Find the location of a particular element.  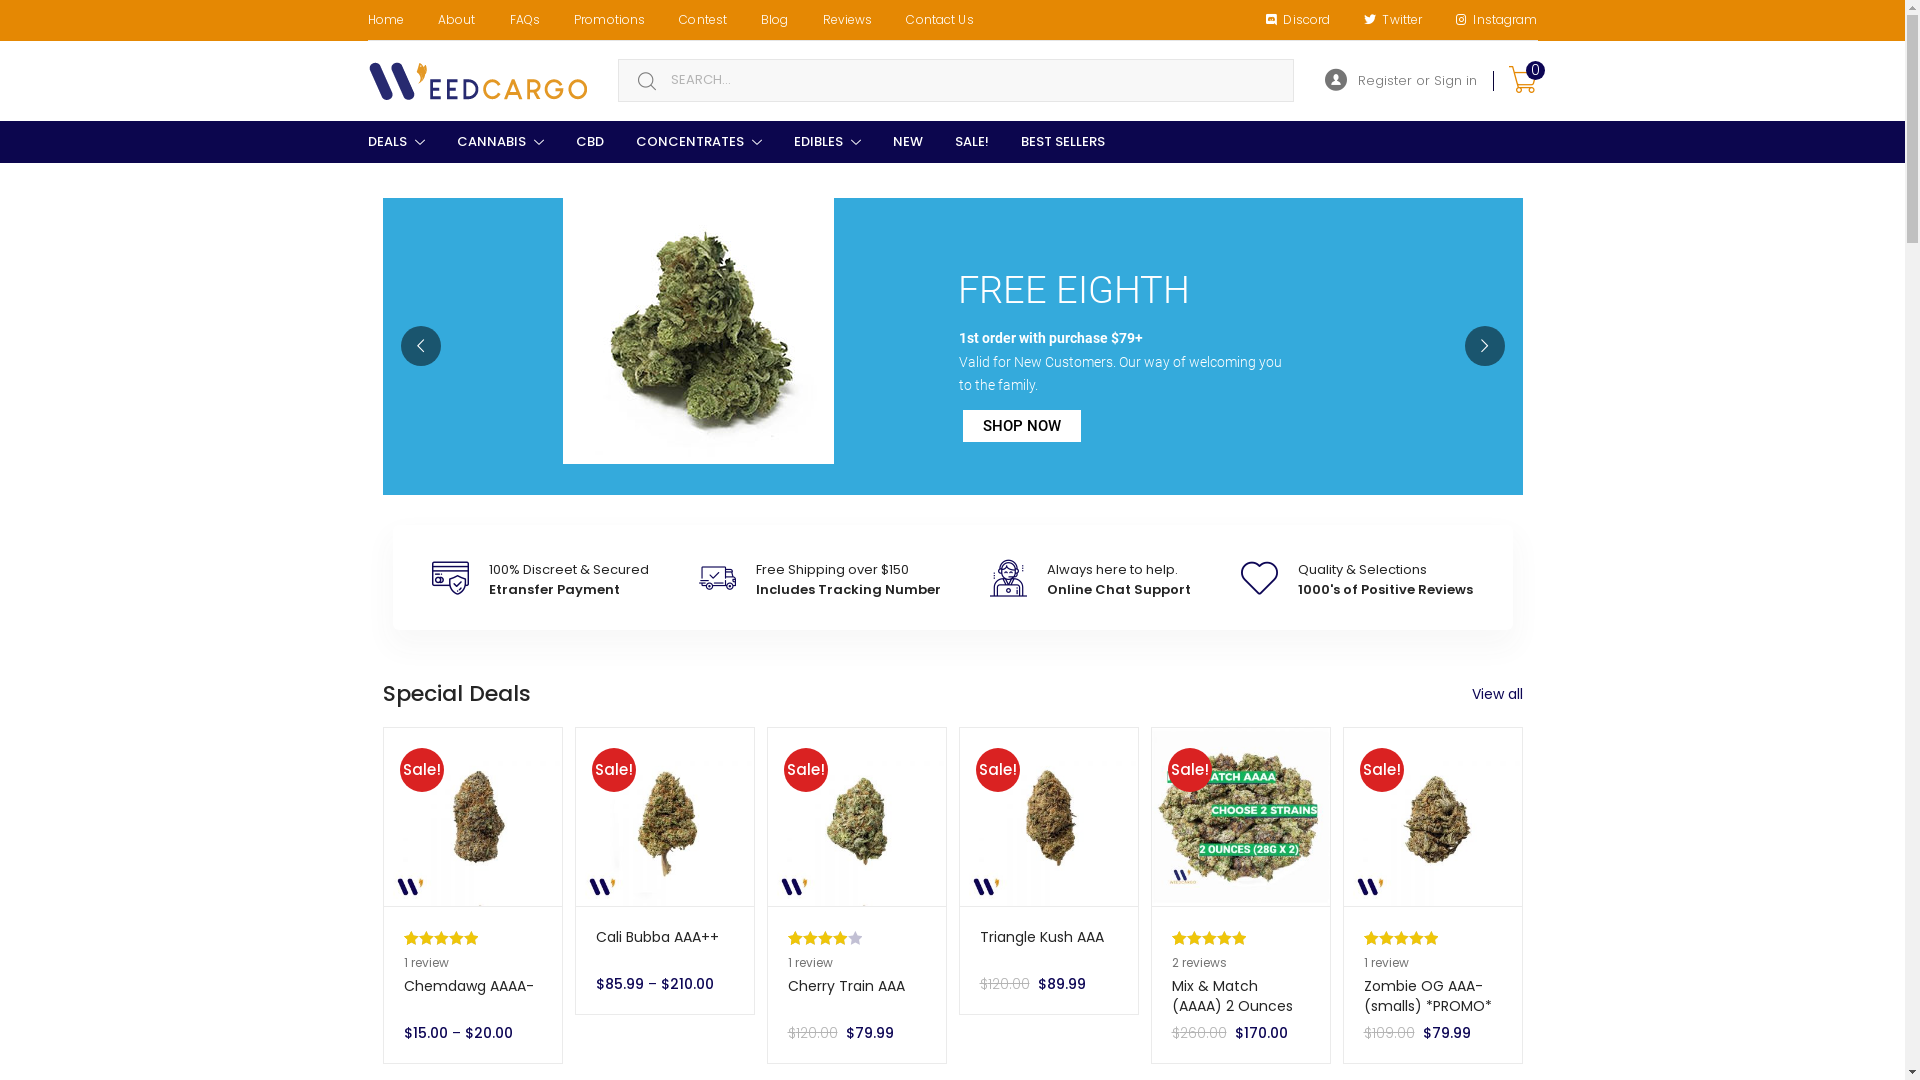

'Promotions' is located at coordinates (608, 19).